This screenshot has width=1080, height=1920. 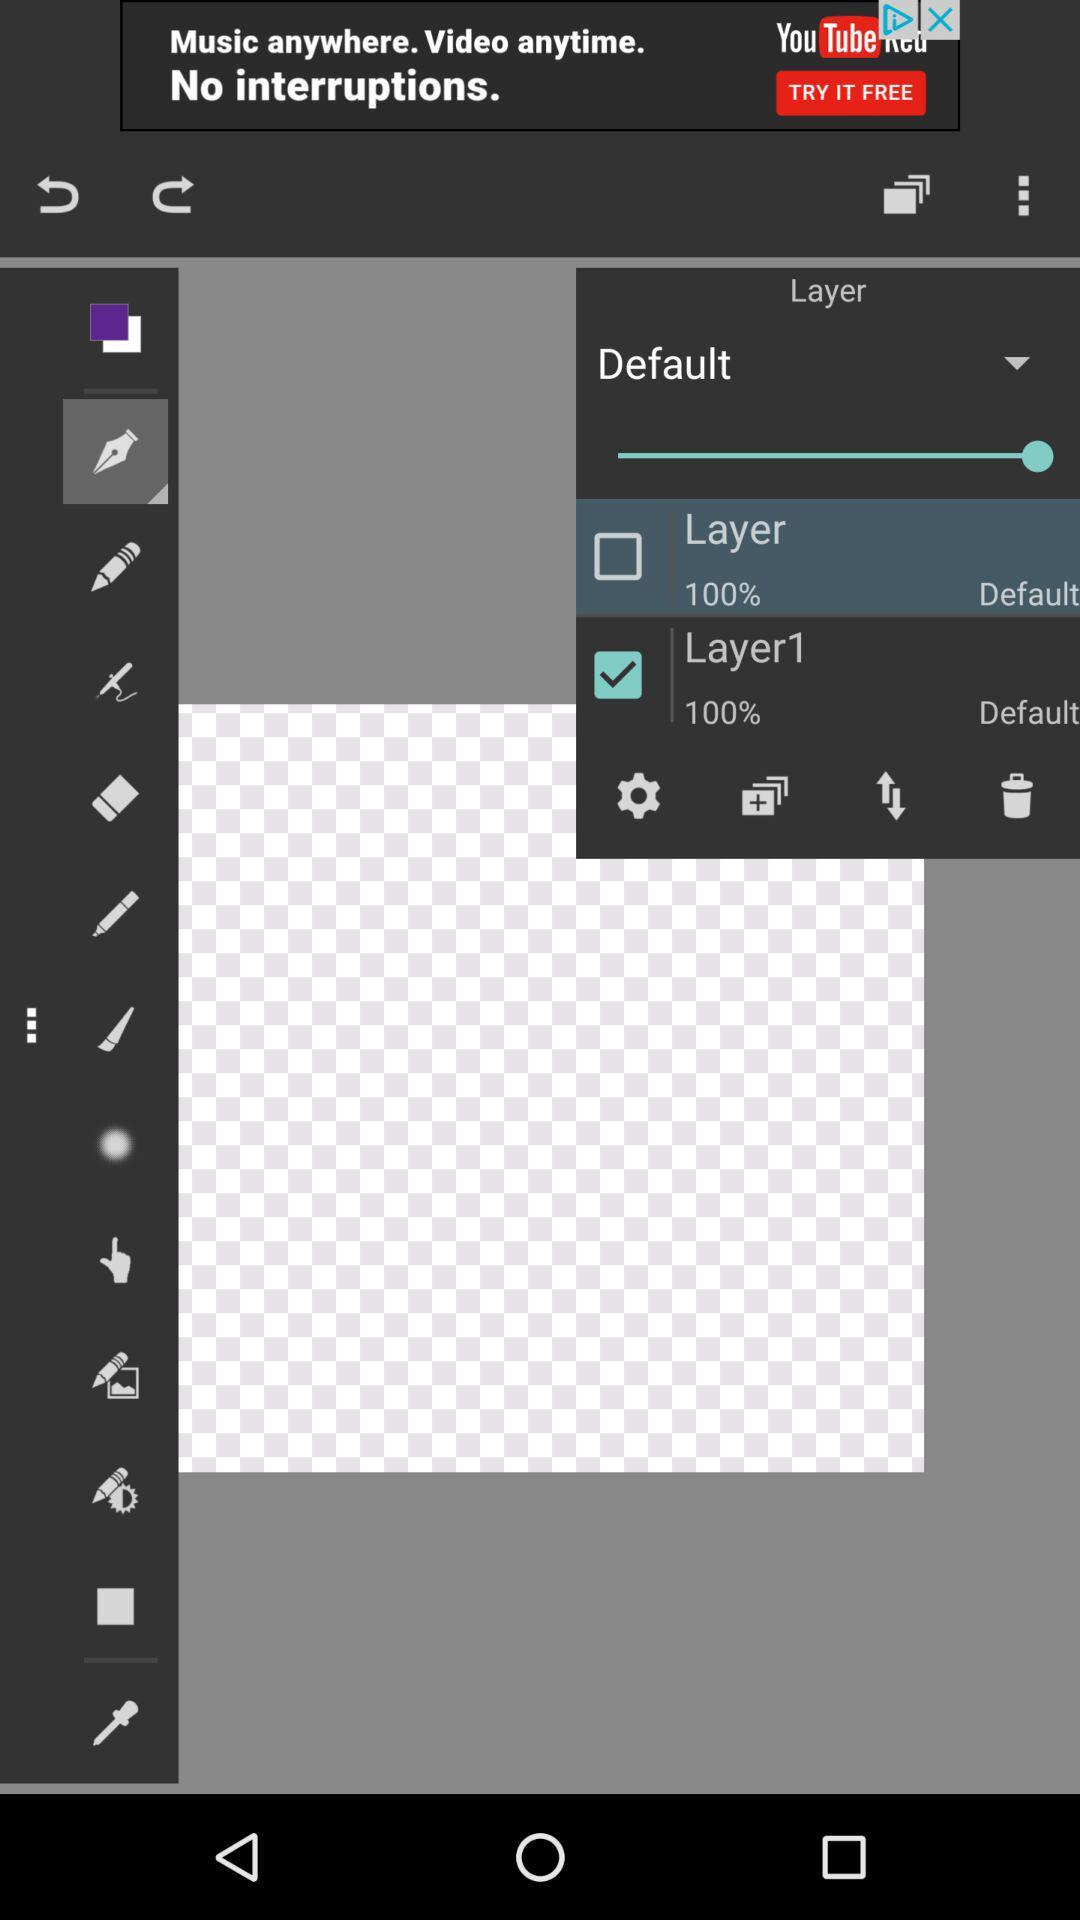 I want to click on the redo icon, so click(x=172, y=194).